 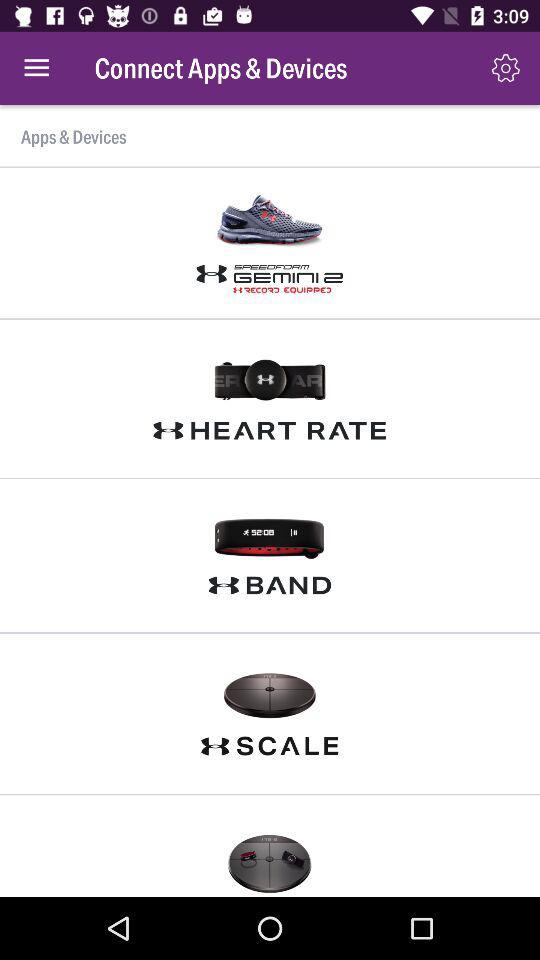 I want to click on the icon to the left of connect apps & devices, so click(x=36, y=68).